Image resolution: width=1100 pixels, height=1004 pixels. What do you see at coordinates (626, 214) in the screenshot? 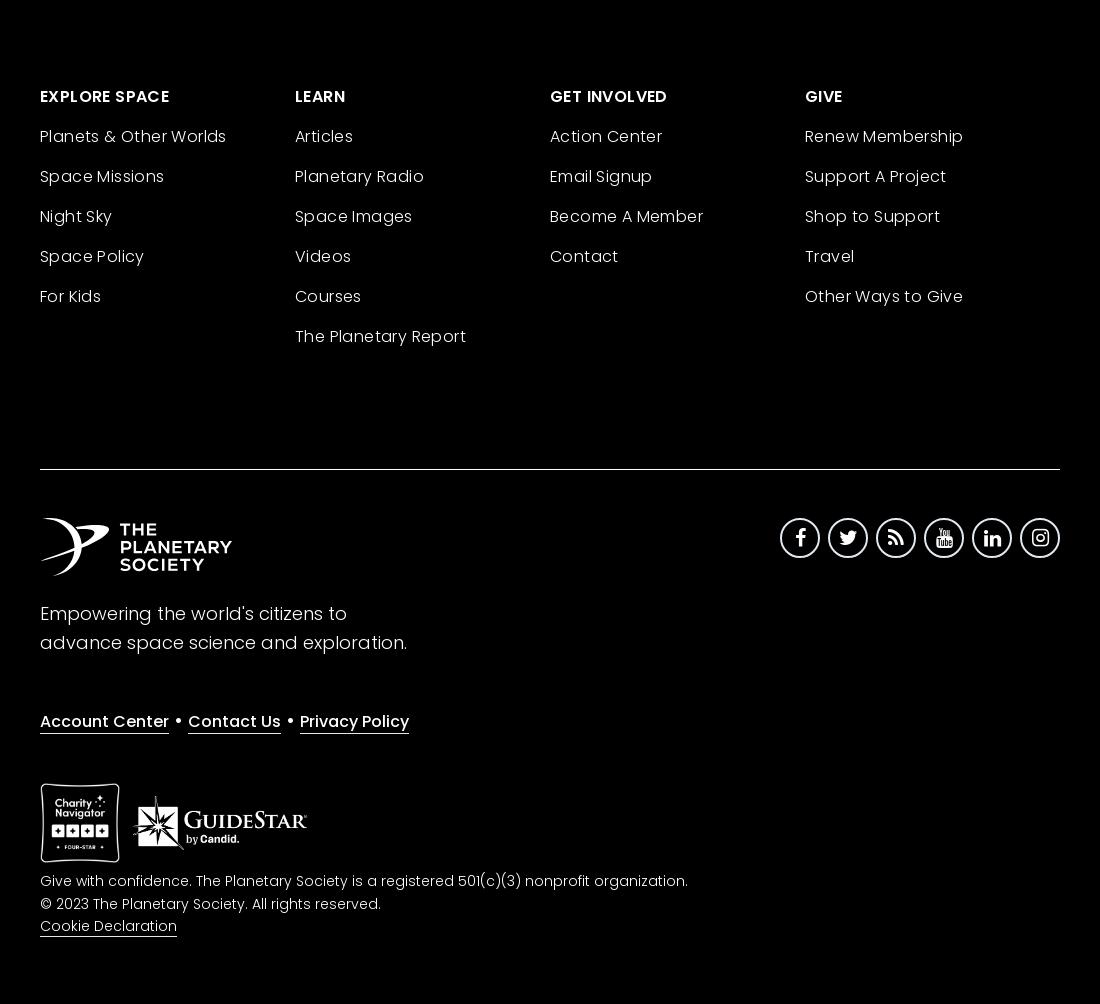
I see `'Become A Member'` at bounding box center [626, 214].